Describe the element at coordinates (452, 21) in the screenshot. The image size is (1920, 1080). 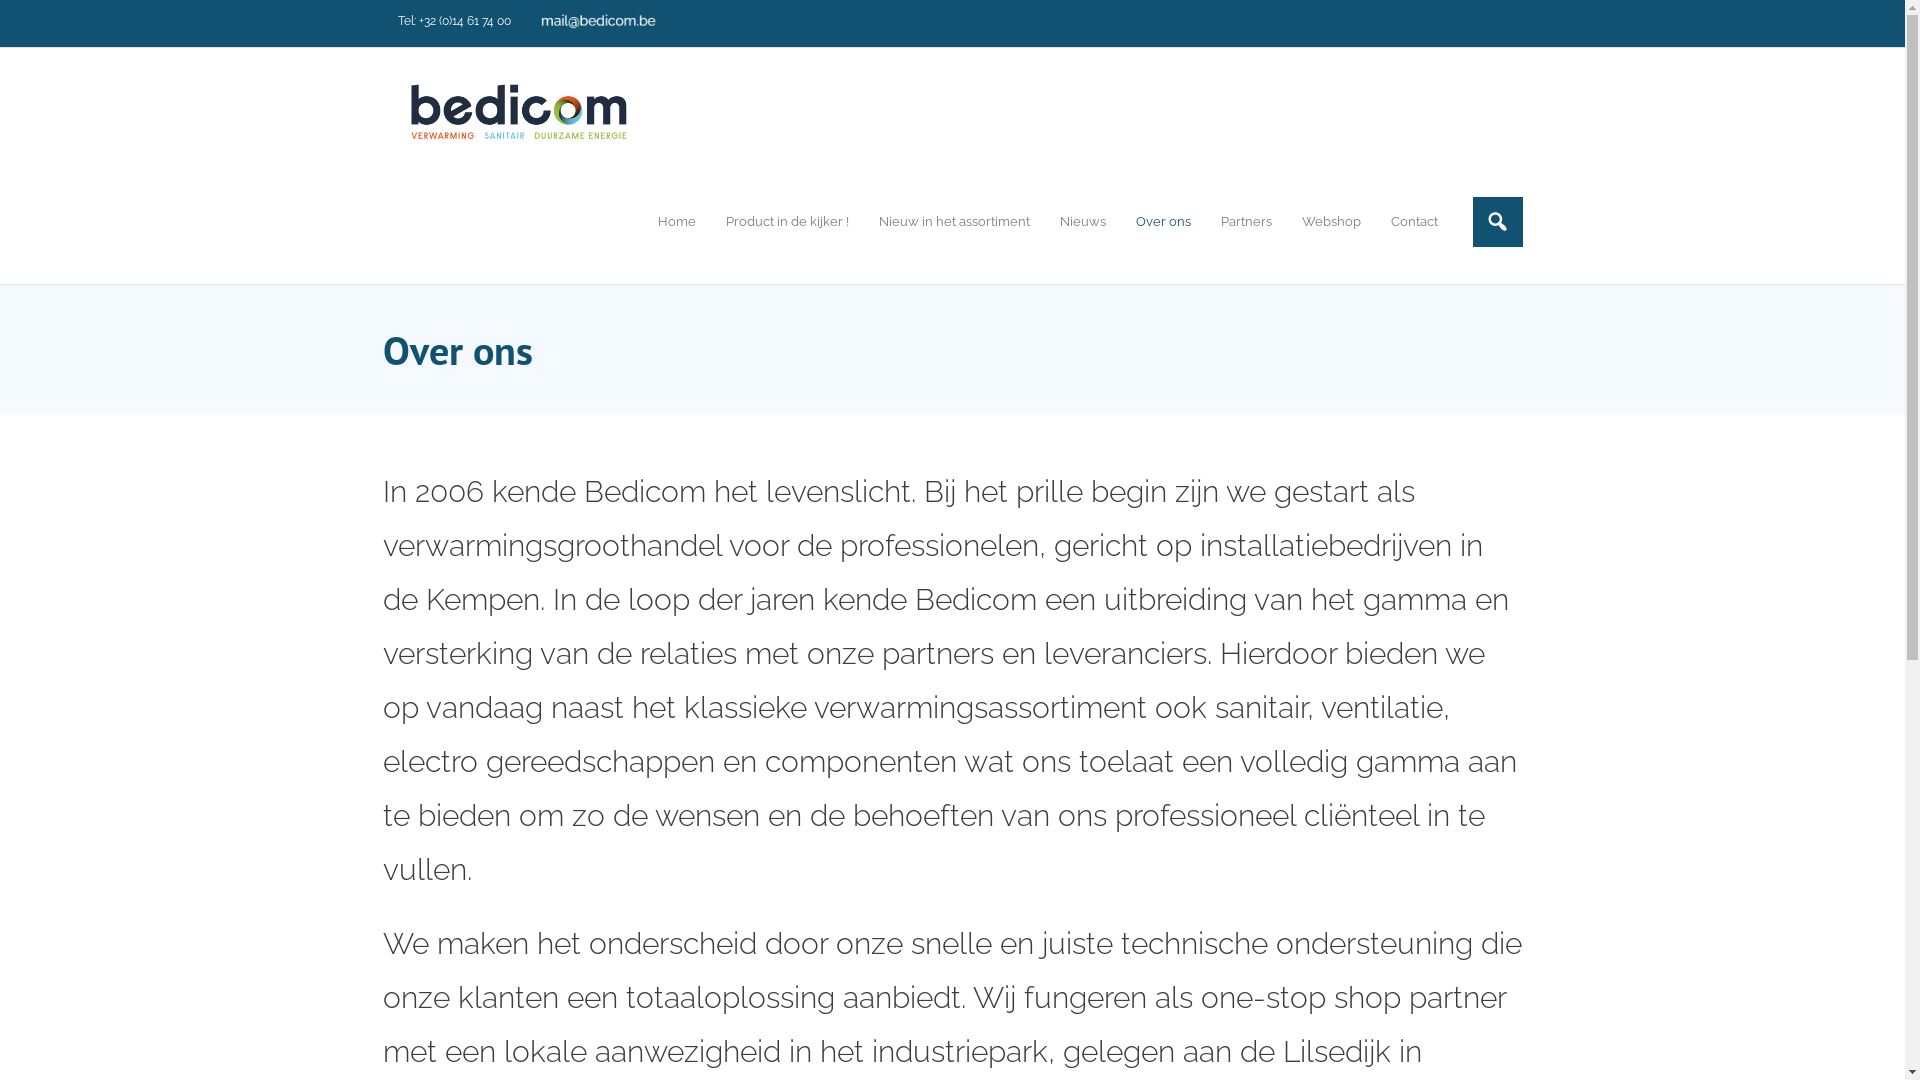
I see `'Tel: +32 (0)14 61 74 00'` at that location.